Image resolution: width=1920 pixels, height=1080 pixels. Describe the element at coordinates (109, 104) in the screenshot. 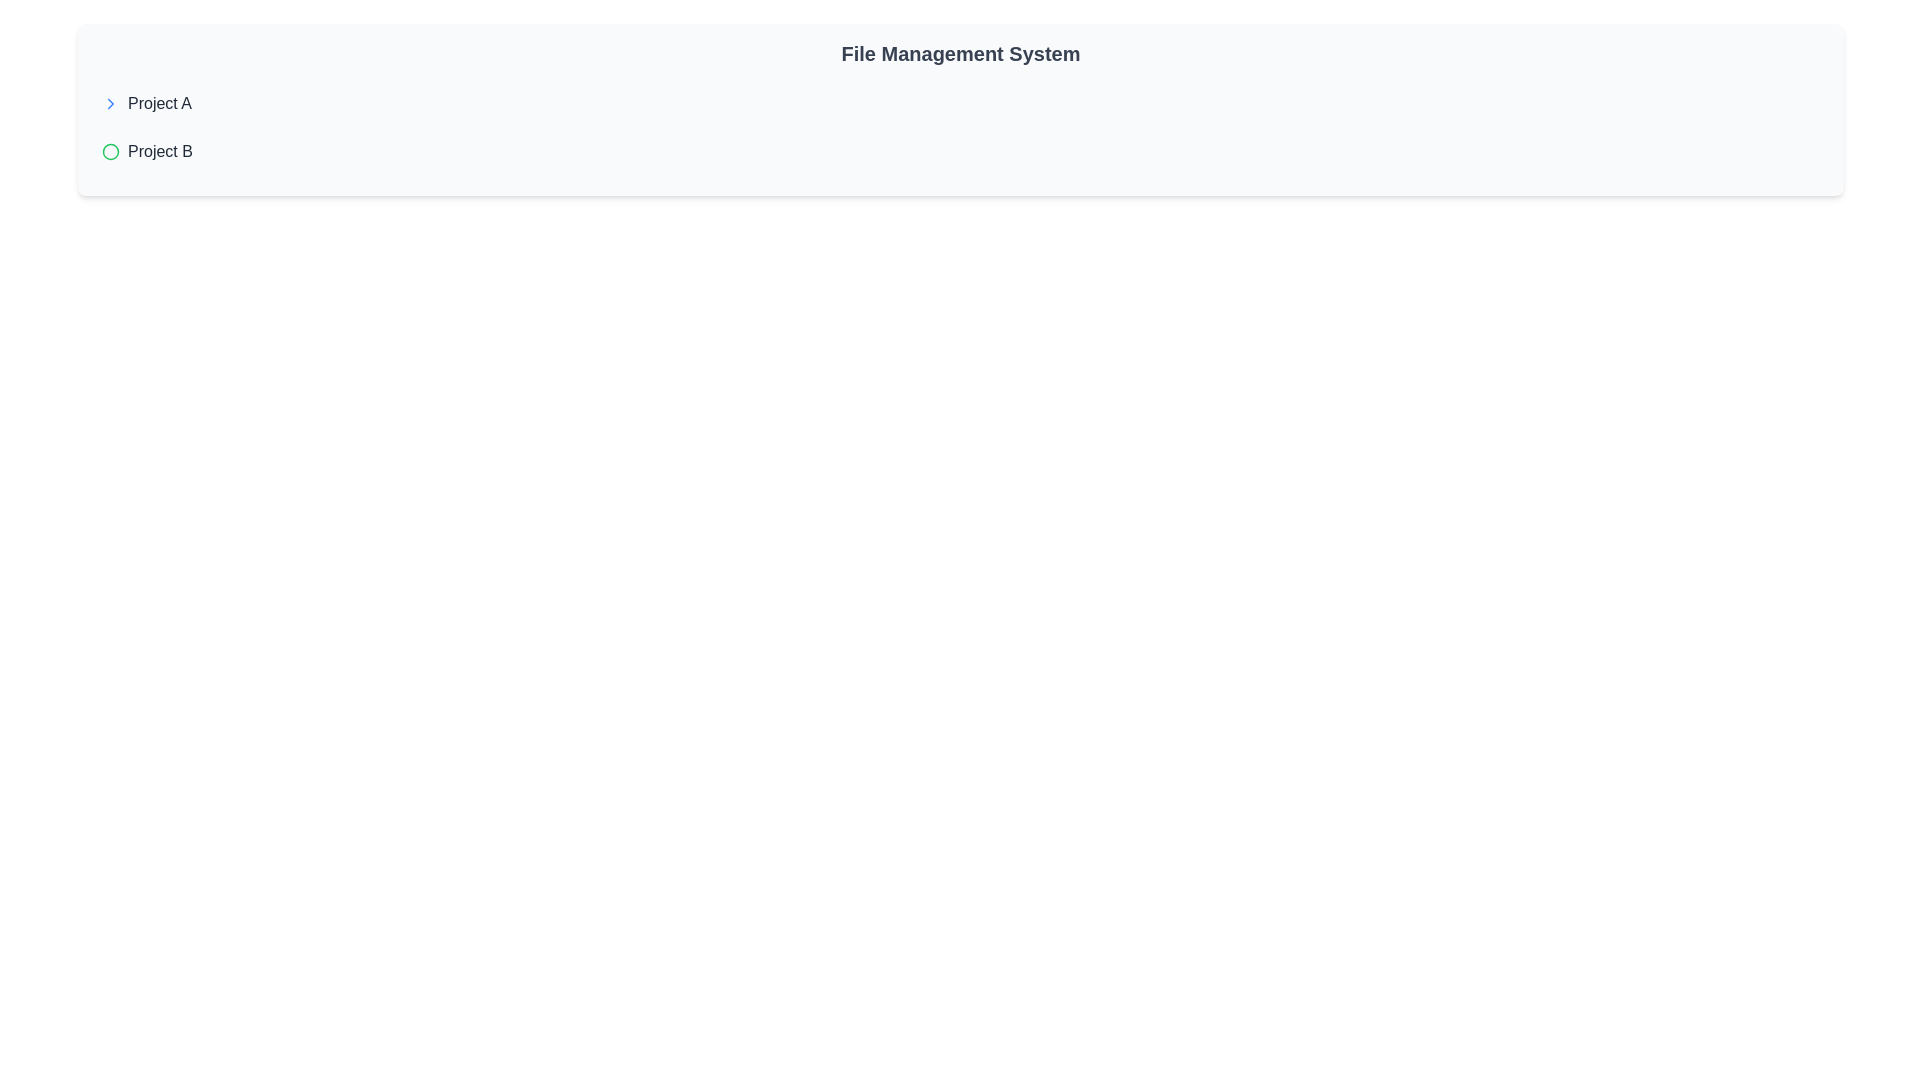

I see `the chevron icon indicating expandability or navigation next to the label 'Project A'` at that location.